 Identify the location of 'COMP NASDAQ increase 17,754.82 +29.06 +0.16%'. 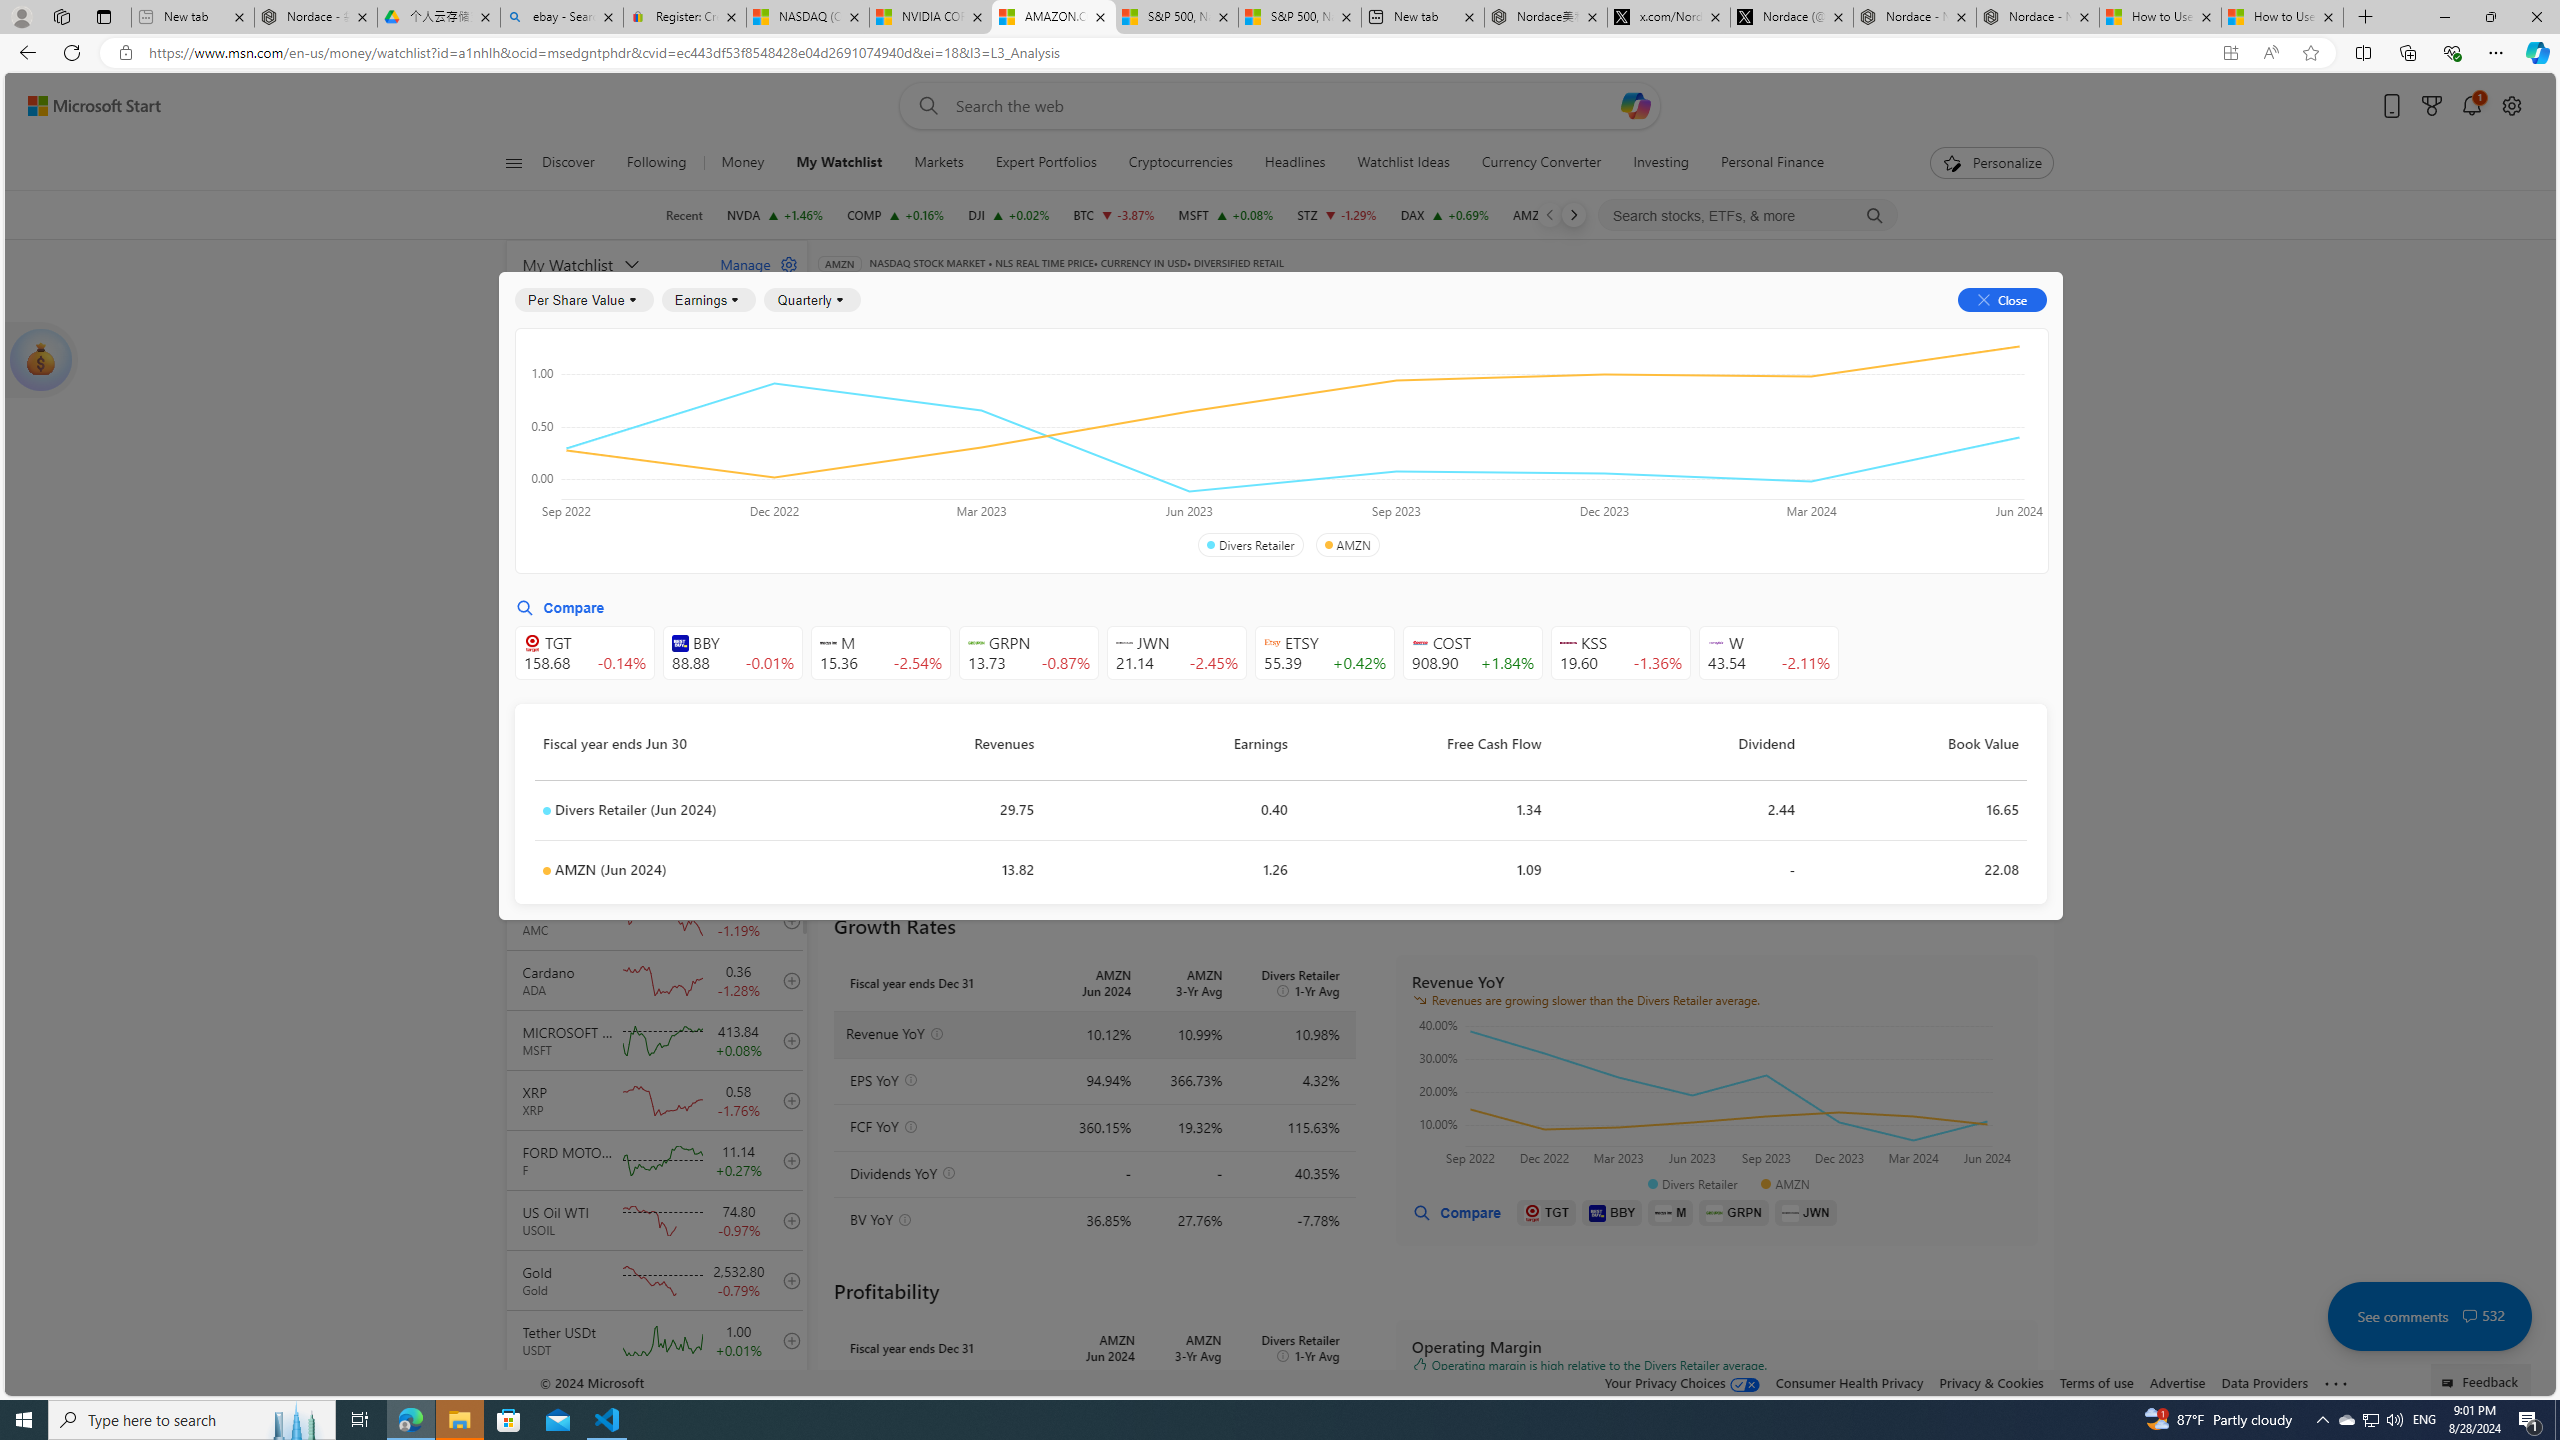
(896, 214).